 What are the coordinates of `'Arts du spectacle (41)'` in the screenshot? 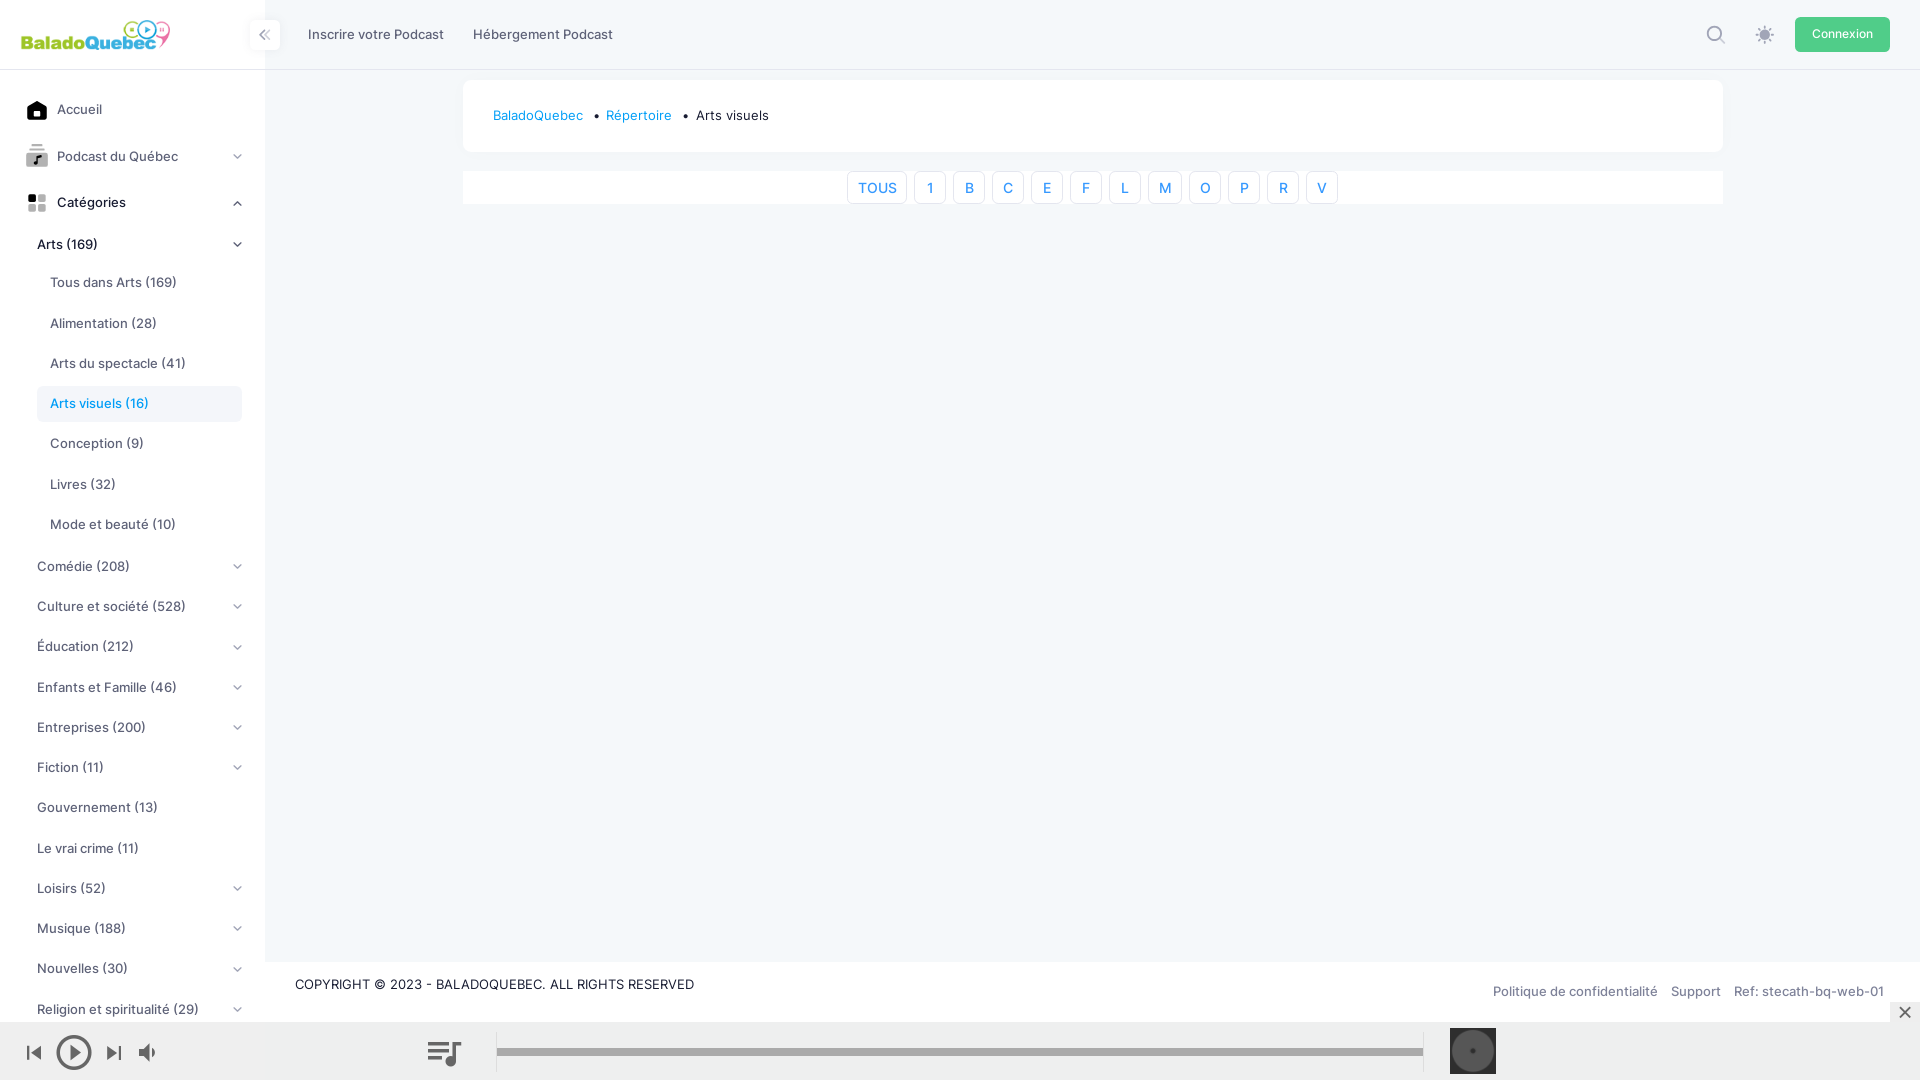 It's located at (144, 362).